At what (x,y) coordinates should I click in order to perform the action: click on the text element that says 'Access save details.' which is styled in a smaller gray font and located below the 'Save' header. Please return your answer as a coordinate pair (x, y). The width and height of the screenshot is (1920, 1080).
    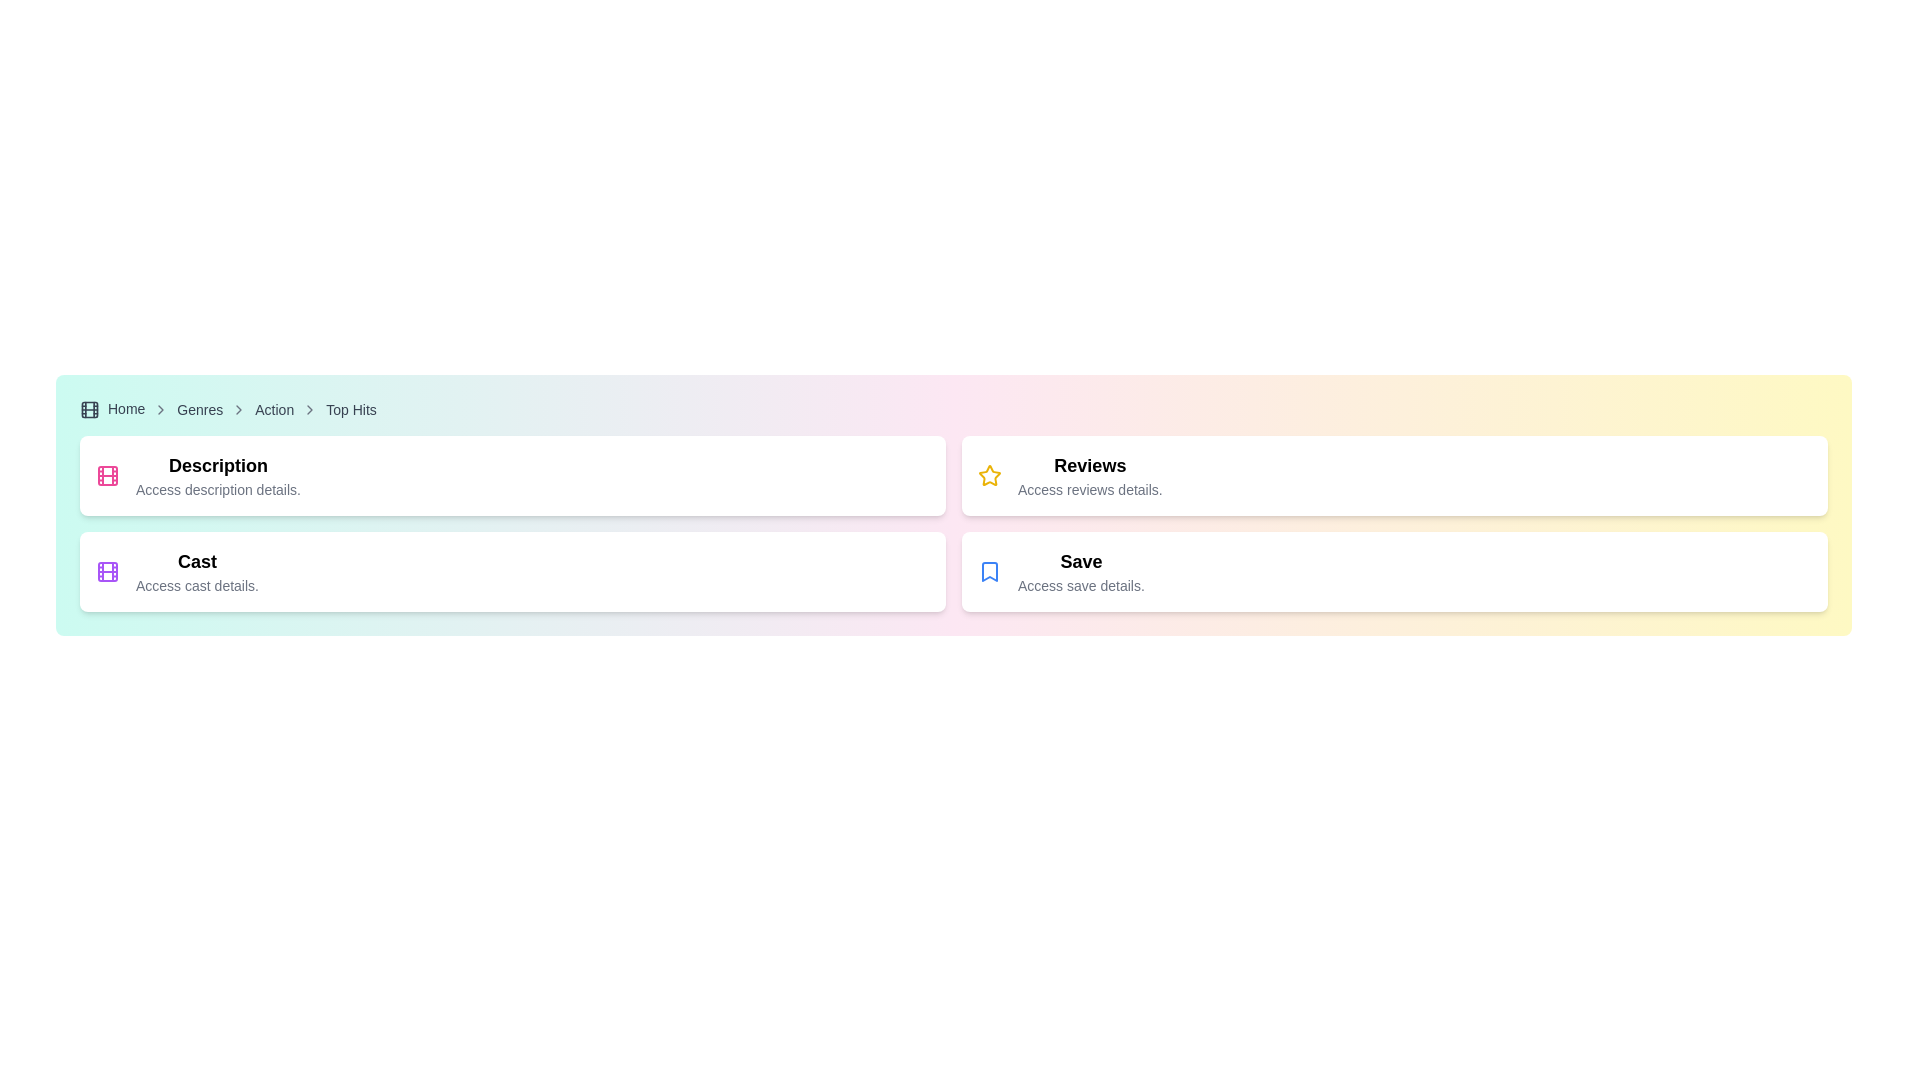
    Looking at the image, I should click on (1080, 585).